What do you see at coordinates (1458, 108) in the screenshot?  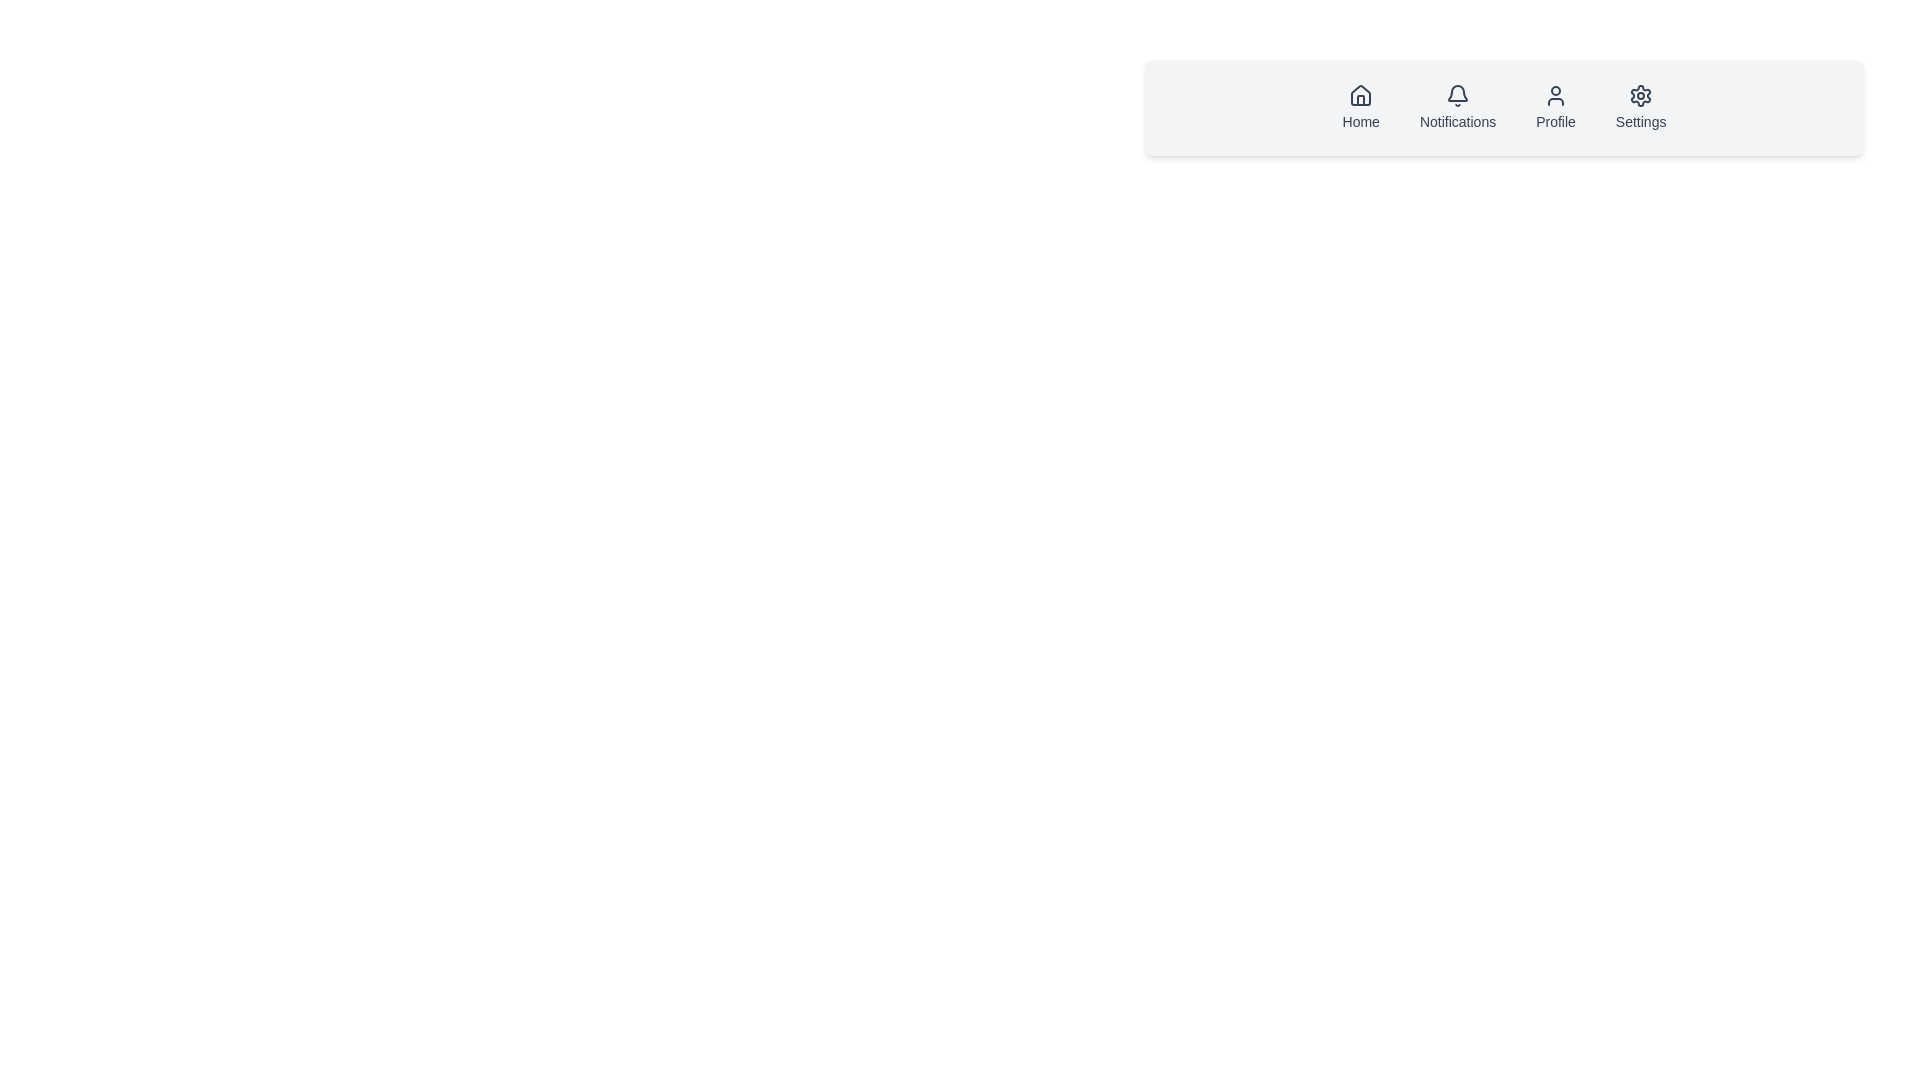 I see `the Notifications button in the navigation bar` at bounding box center [1458, 108].